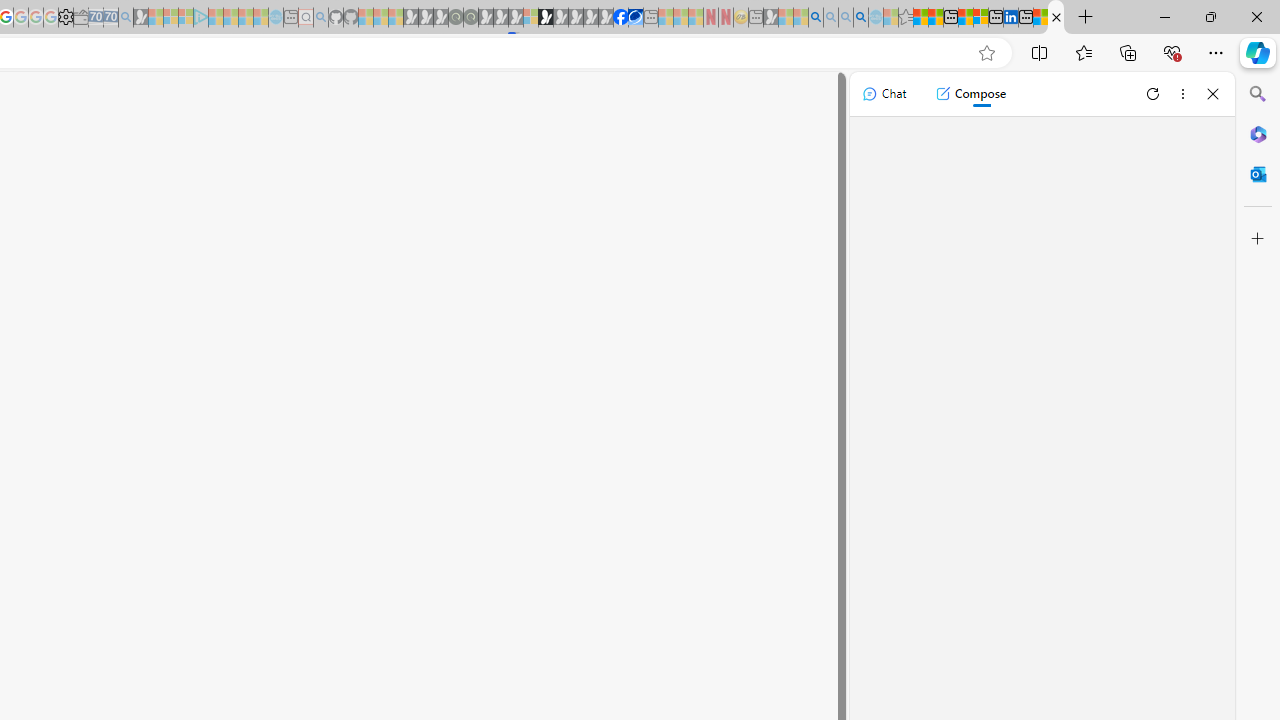  I want to click on 'Chat', so click(883, 93).